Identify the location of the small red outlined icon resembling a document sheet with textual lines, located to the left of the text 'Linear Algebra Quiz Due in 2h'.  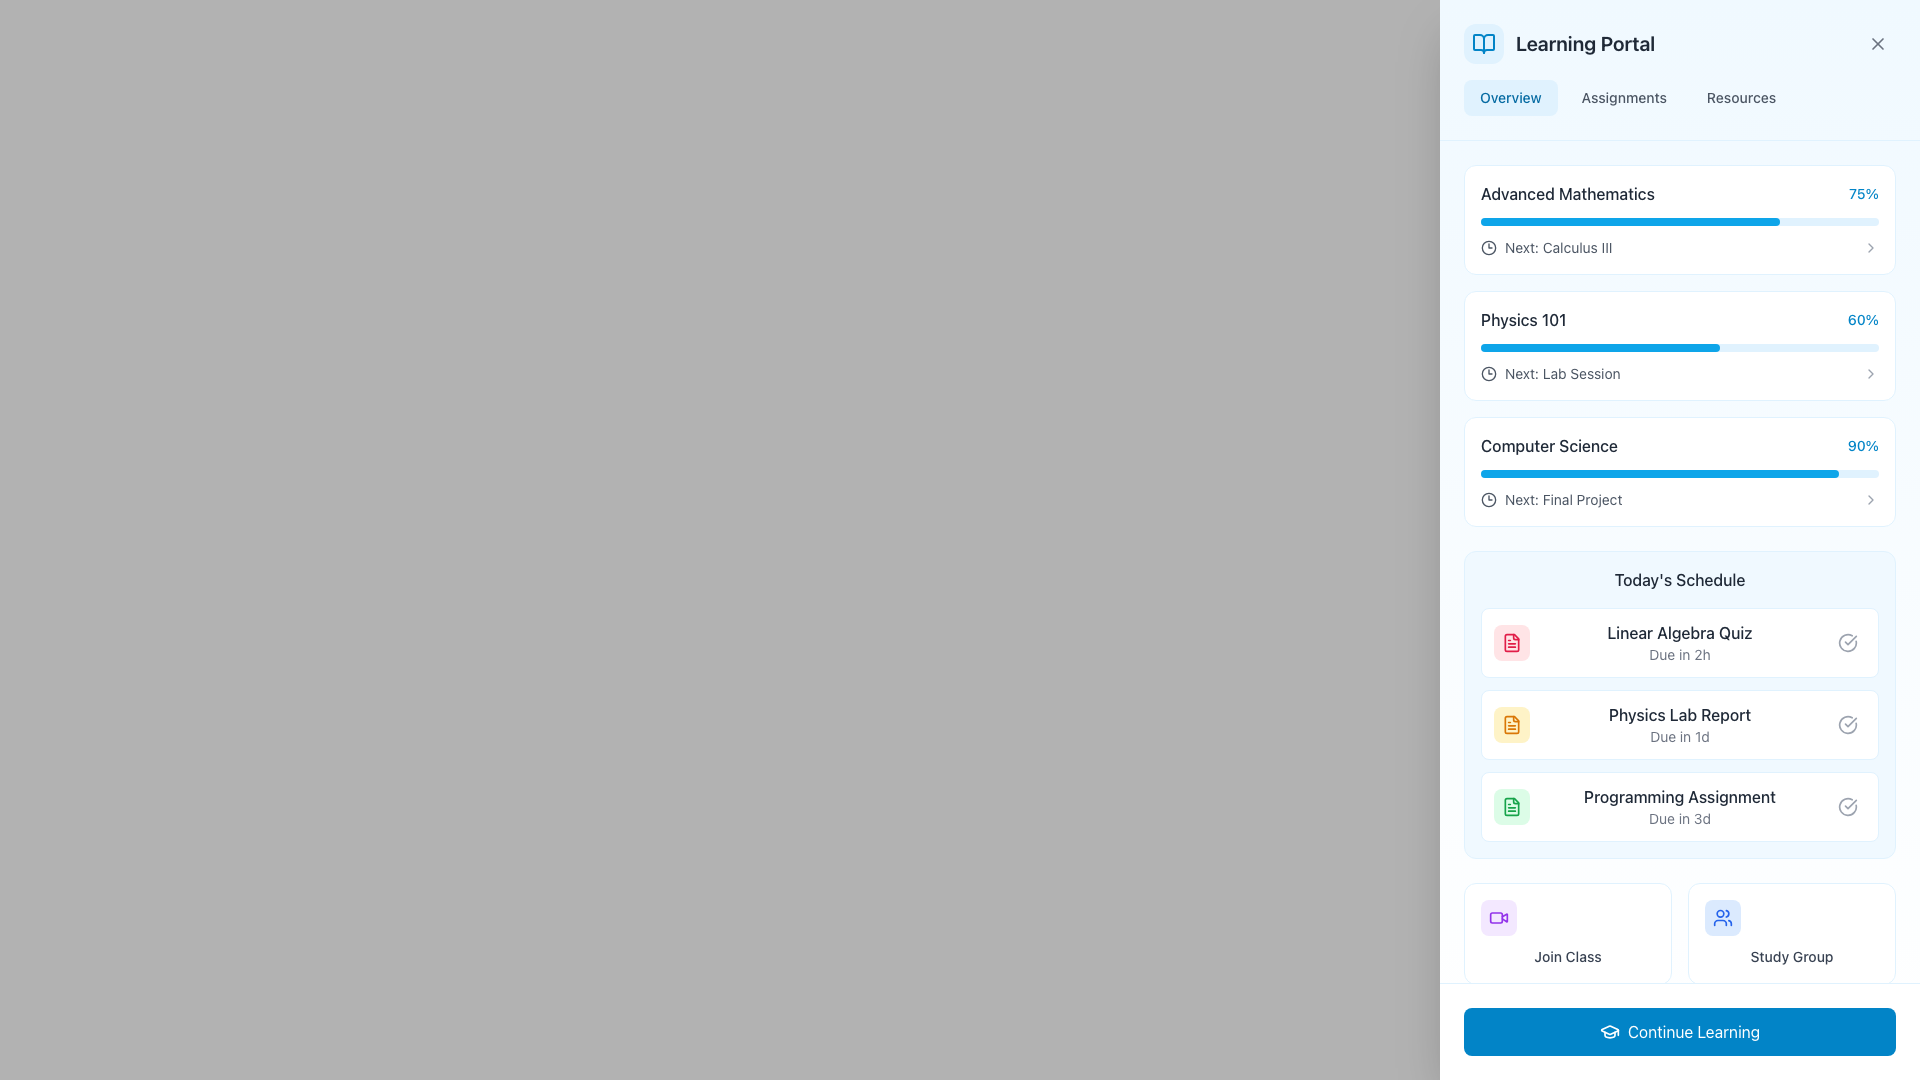
(1512, 643).